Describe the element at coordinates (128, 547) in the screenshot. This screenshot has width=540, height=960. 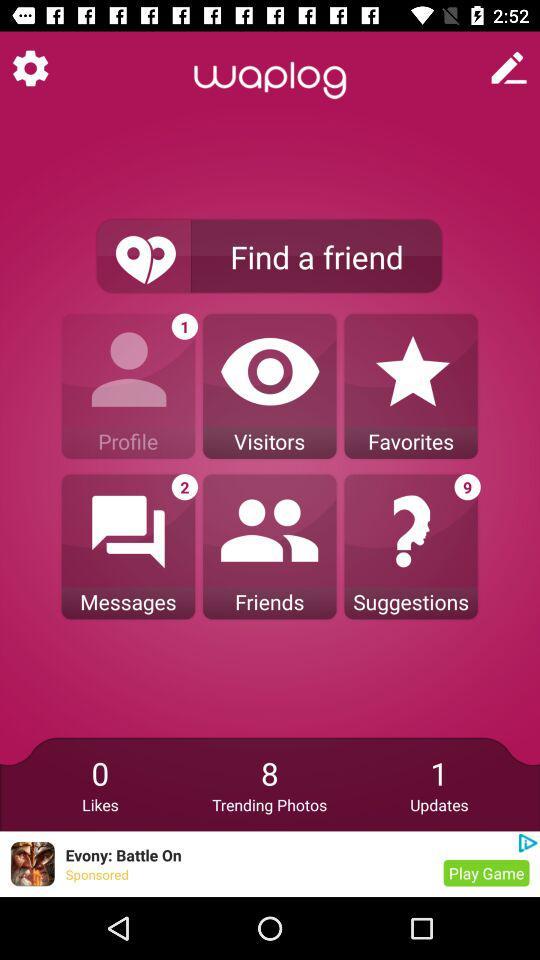
I see `messages icon` at that location.